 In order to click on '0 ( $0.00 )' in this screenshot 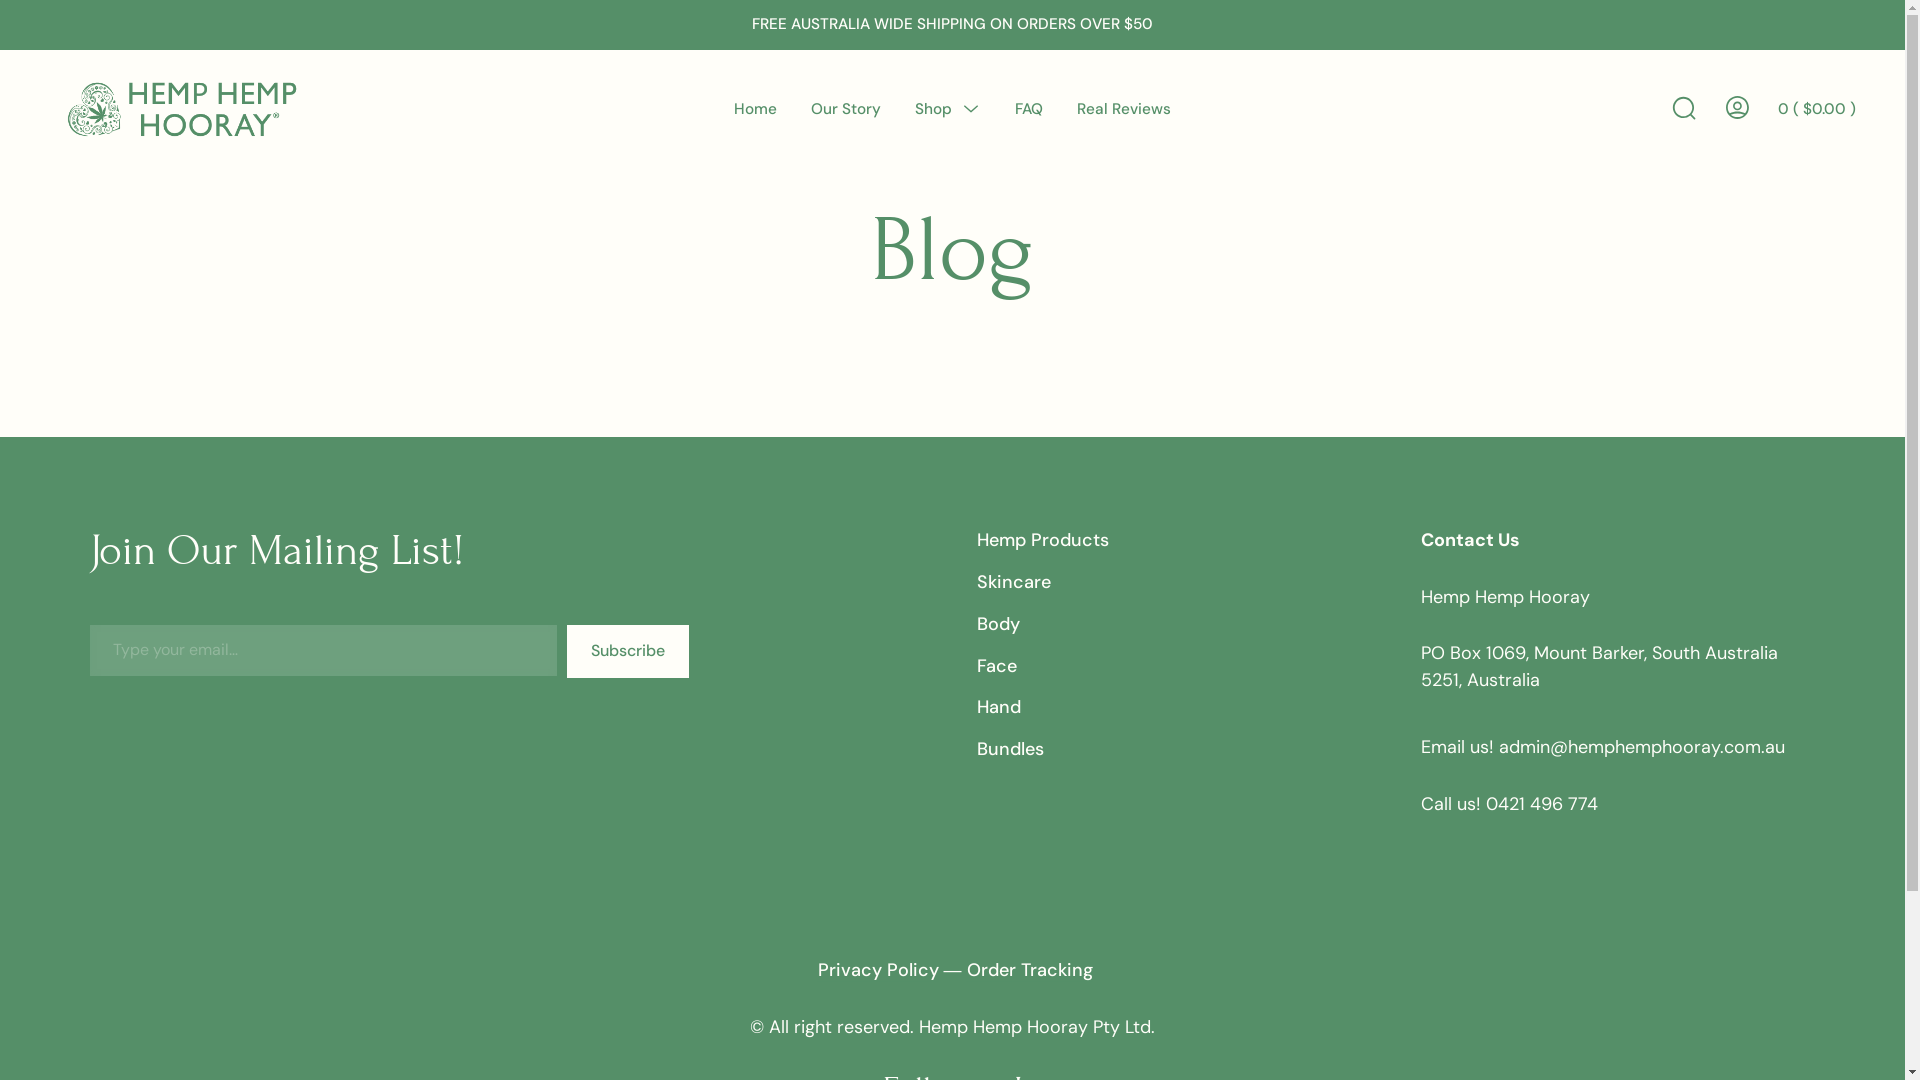, I will do `click(1817, 110)`.